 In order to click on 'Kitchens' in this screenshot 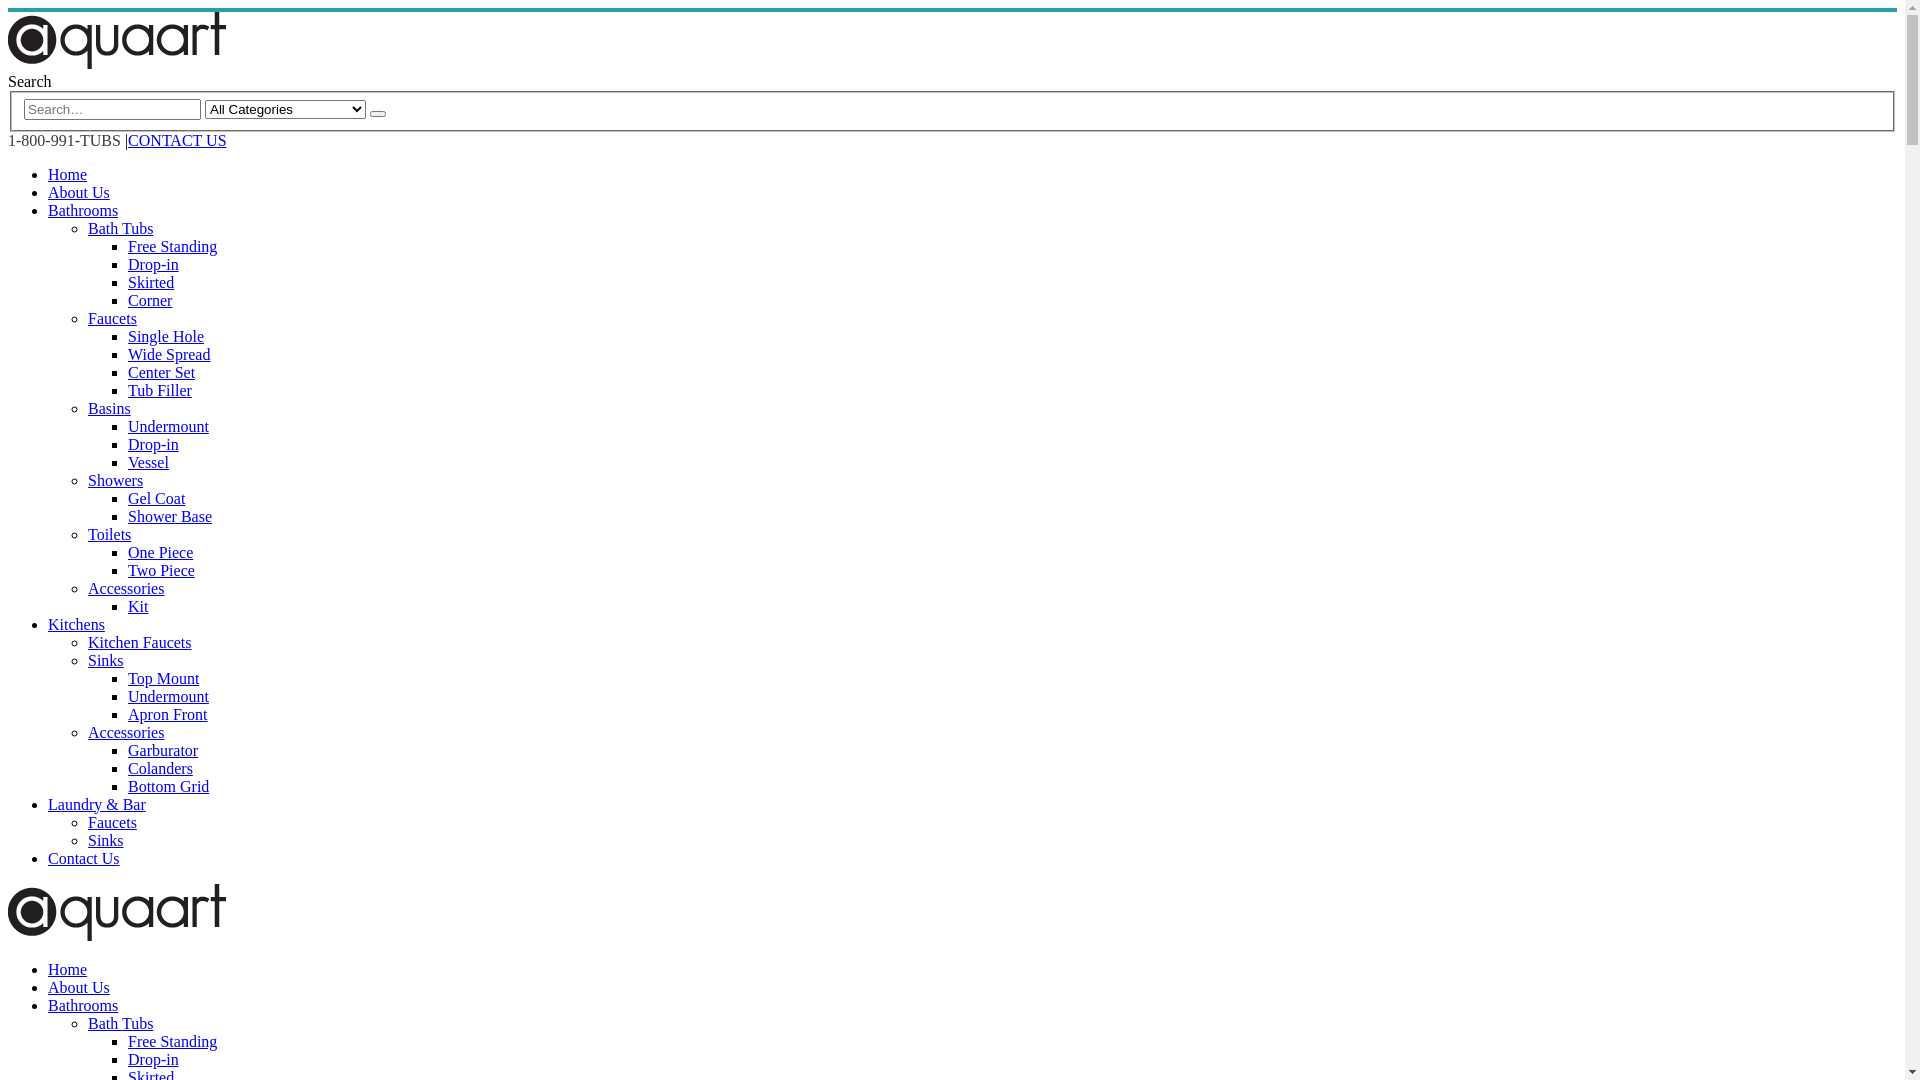, I will do `click(48, 623)`.